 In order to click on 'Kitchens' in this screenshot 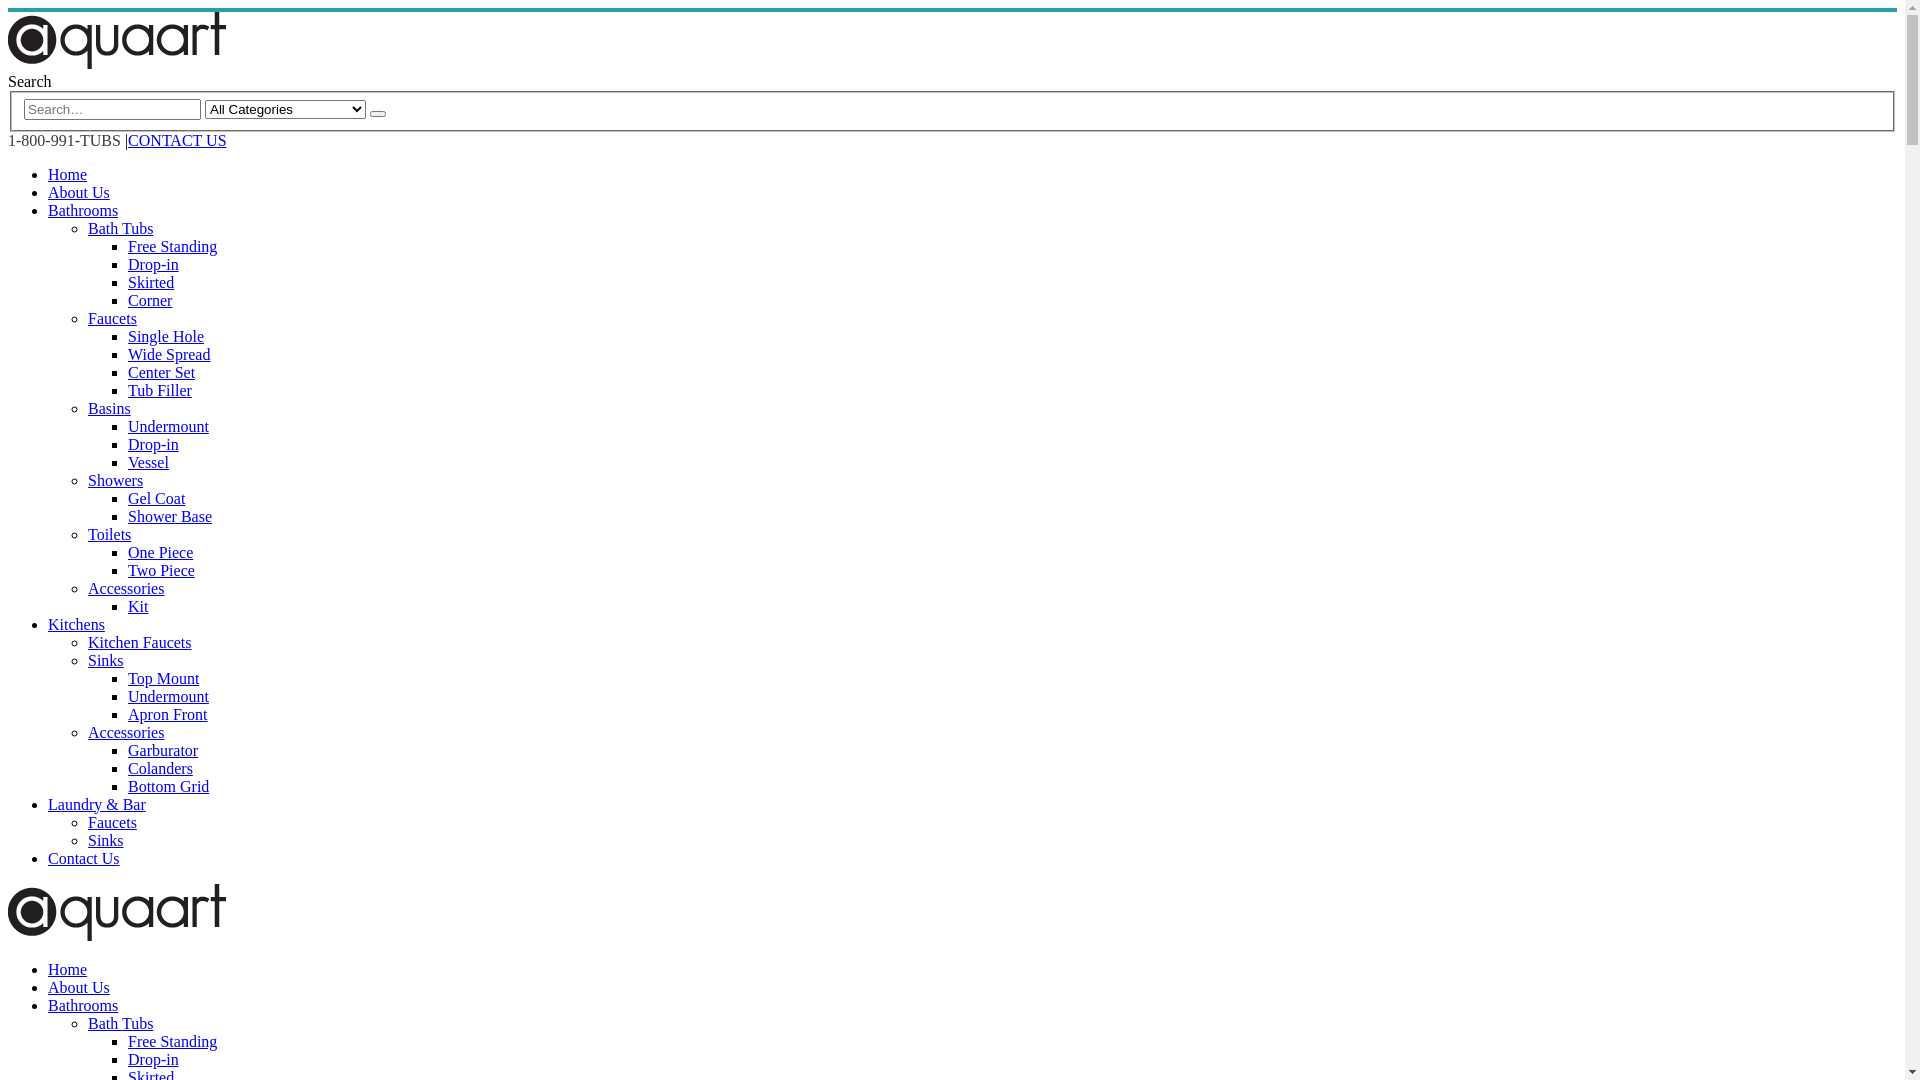, I will do `click(48, 623)`.